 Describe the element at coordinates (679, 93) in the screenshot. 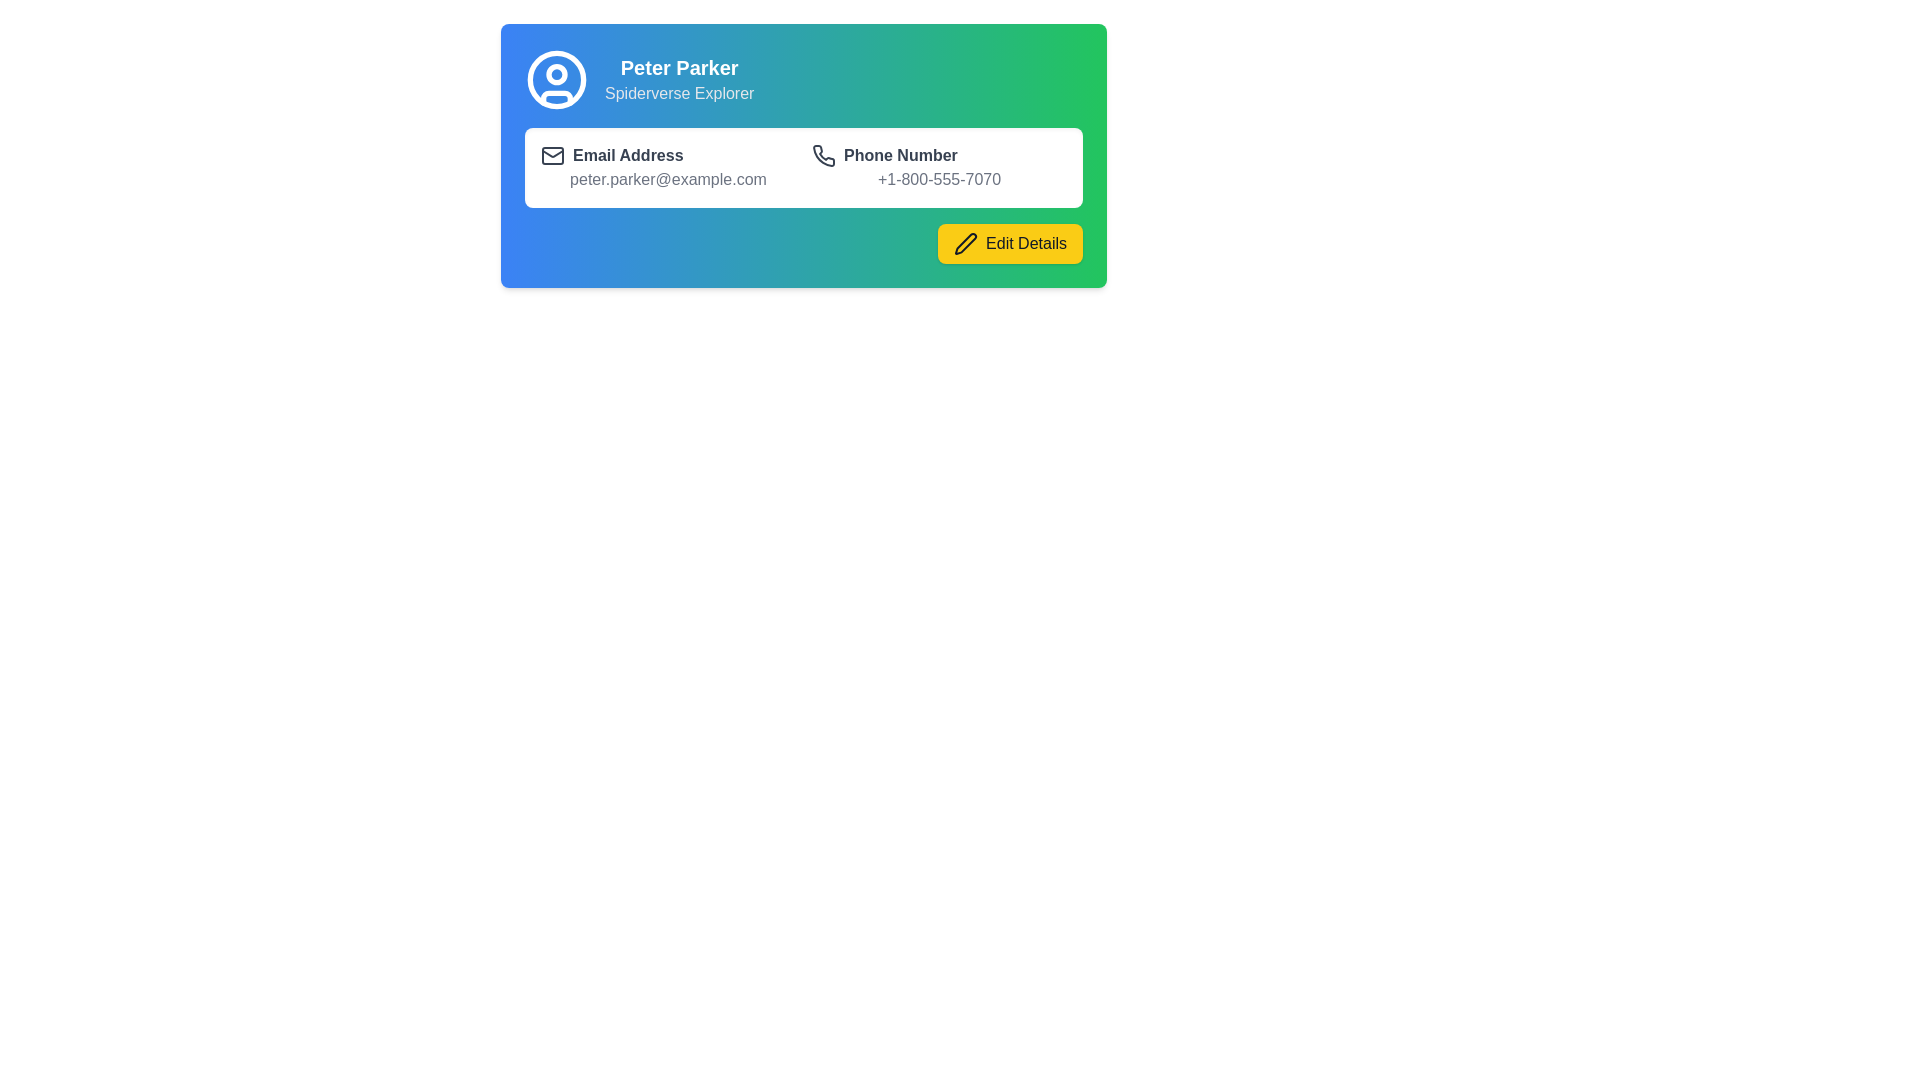

I see `the text label that provides contextual information related to 'Peter Parker', located just beneath the heading labeled 'Peter Parker' in the top-left section of the interface` at that location.